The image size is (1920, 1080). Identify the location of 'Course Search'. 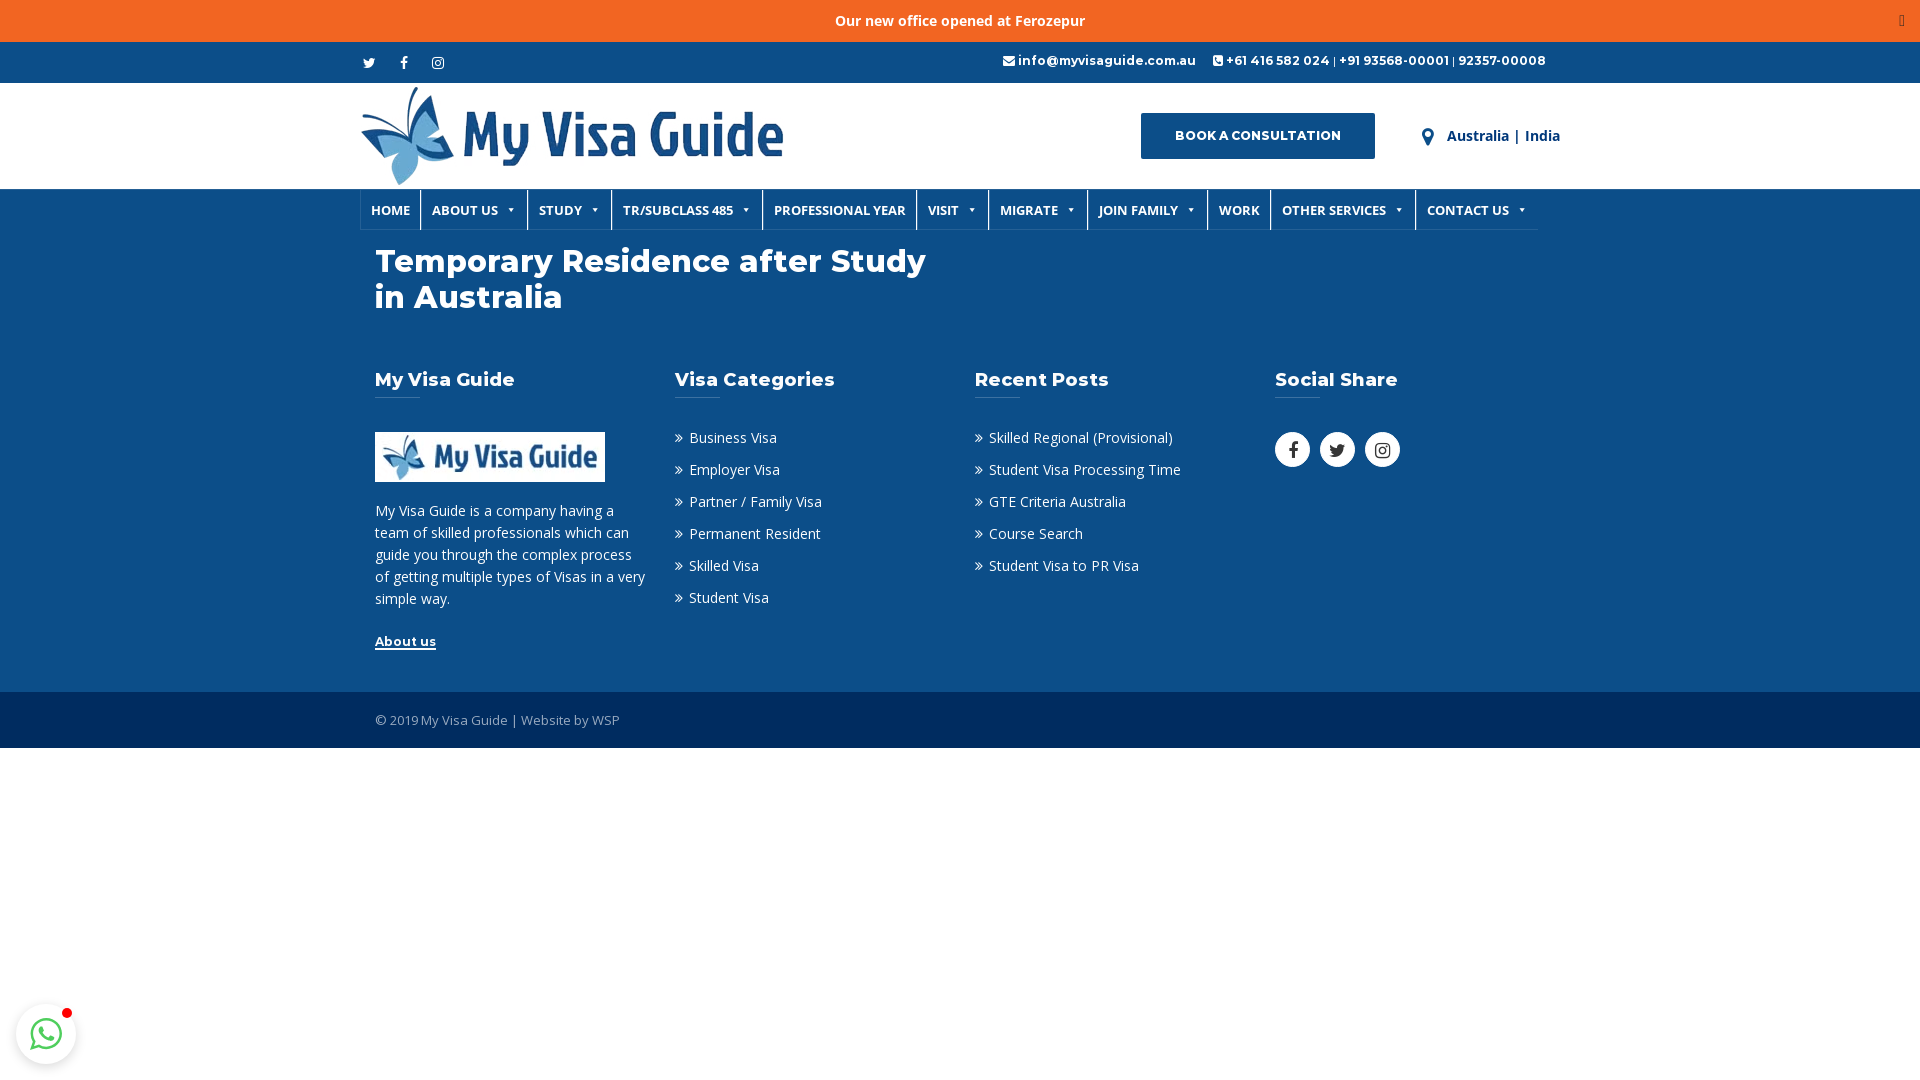
(1028, 532).